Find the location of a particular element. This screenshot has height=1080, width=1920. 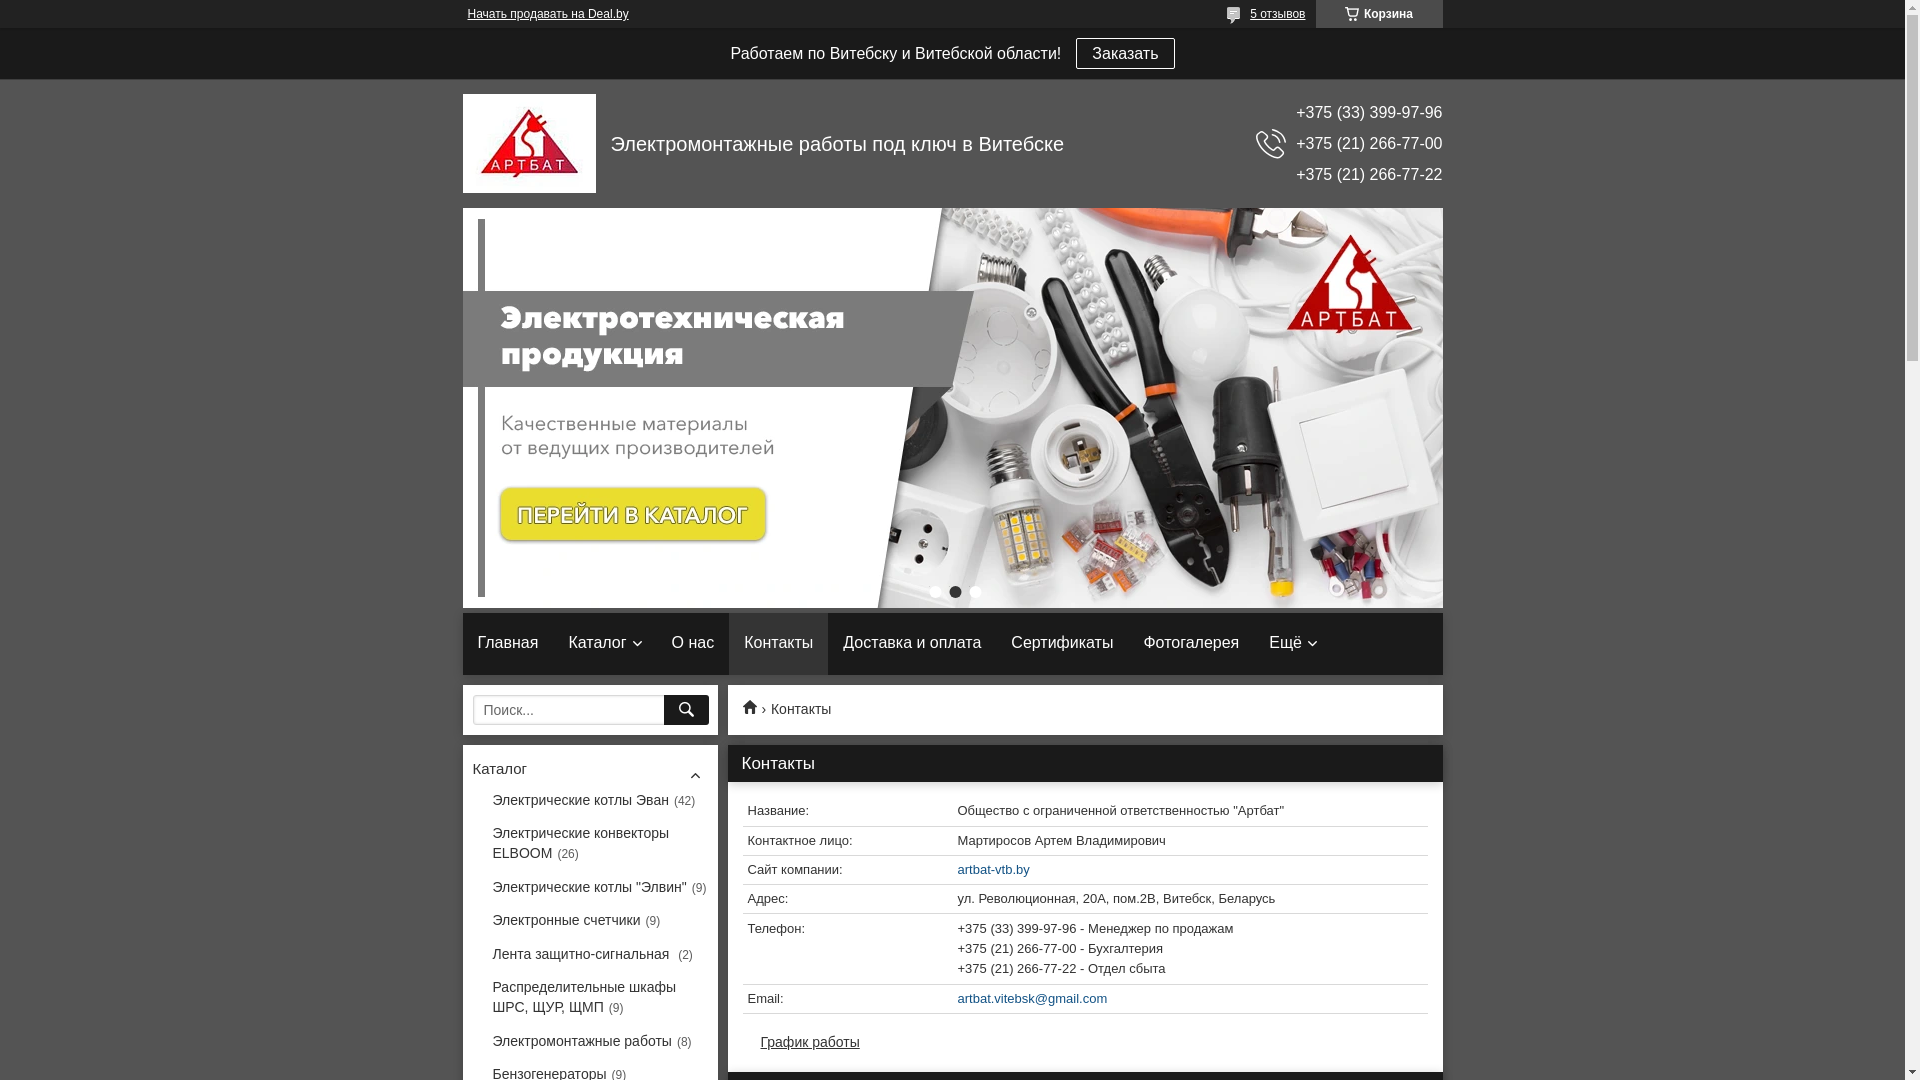

'artbat.vitebsk@gmail.com' is located at coordinates (1083, 999).